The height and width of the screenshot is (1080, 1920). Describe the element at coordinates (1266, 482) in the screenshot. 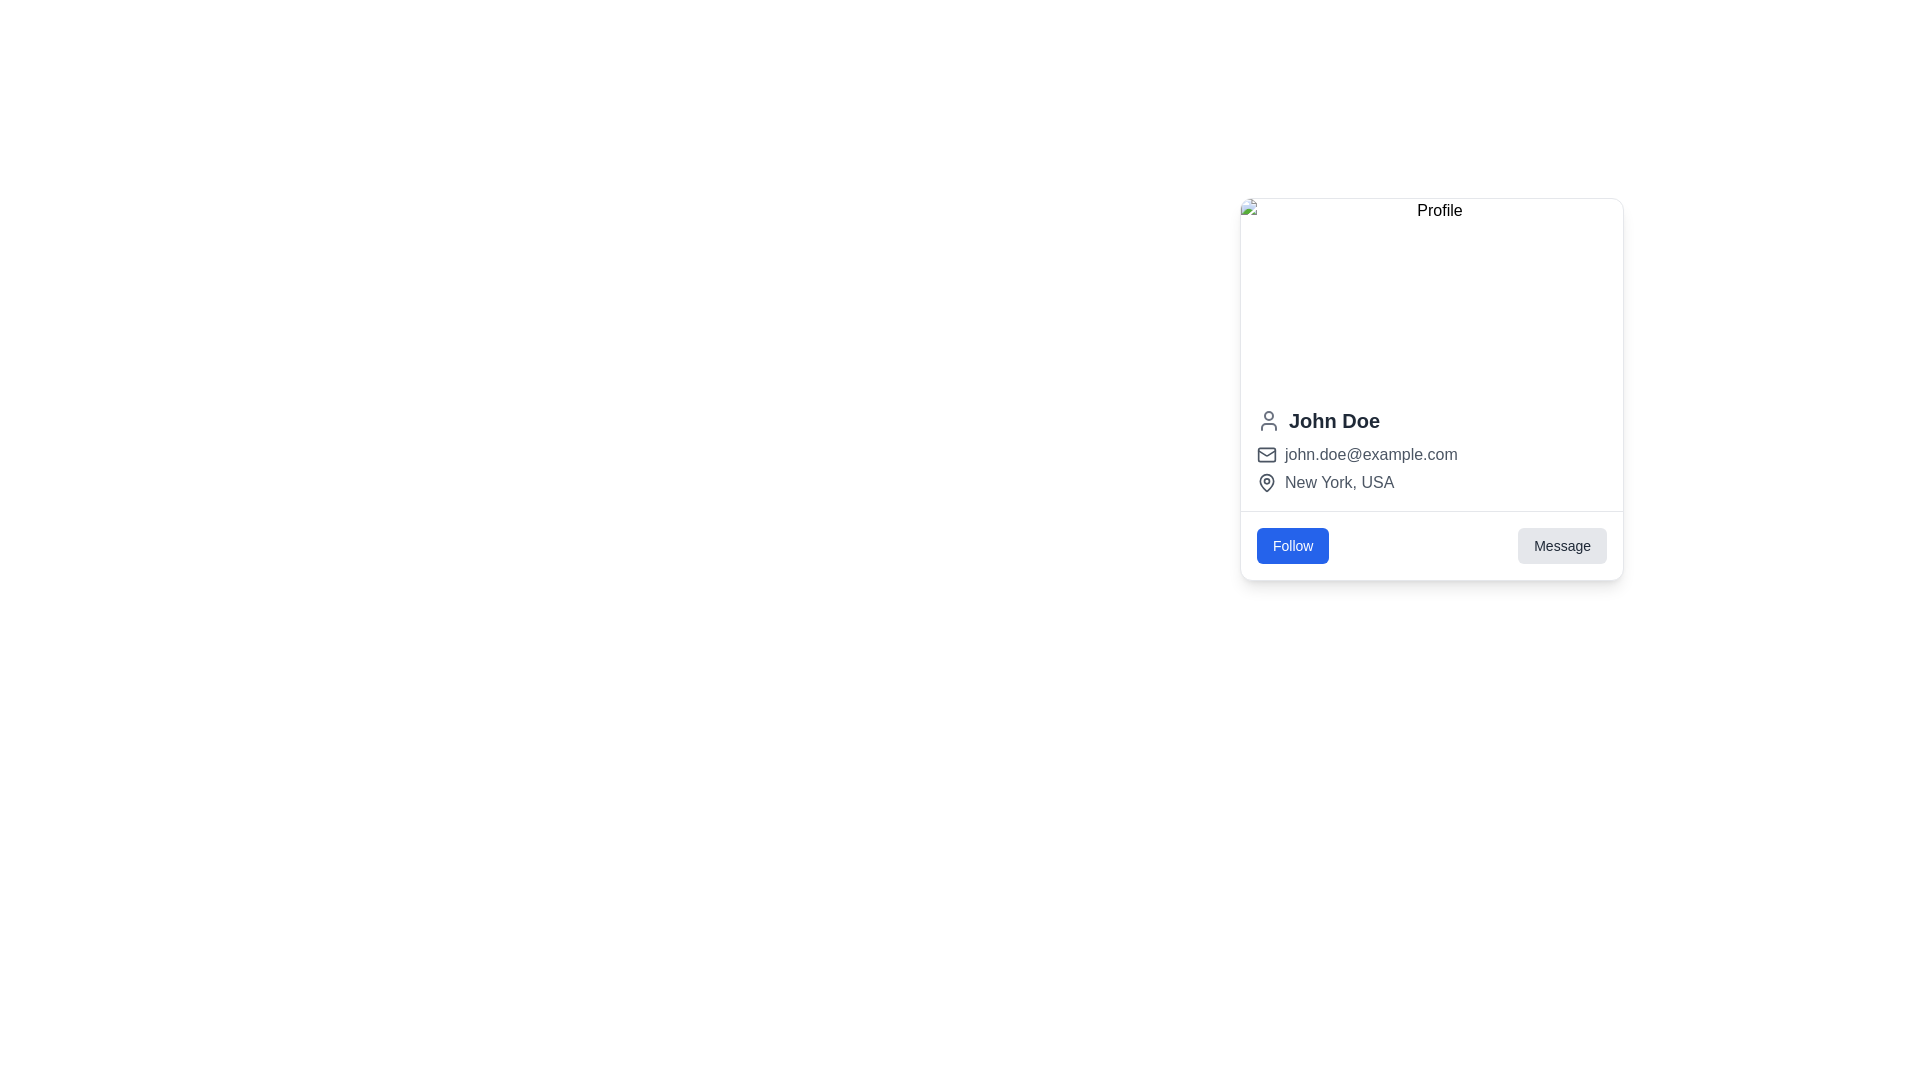

I see `the map pin icon located near the text label 'New York, USA' in the user profile card` at that location.